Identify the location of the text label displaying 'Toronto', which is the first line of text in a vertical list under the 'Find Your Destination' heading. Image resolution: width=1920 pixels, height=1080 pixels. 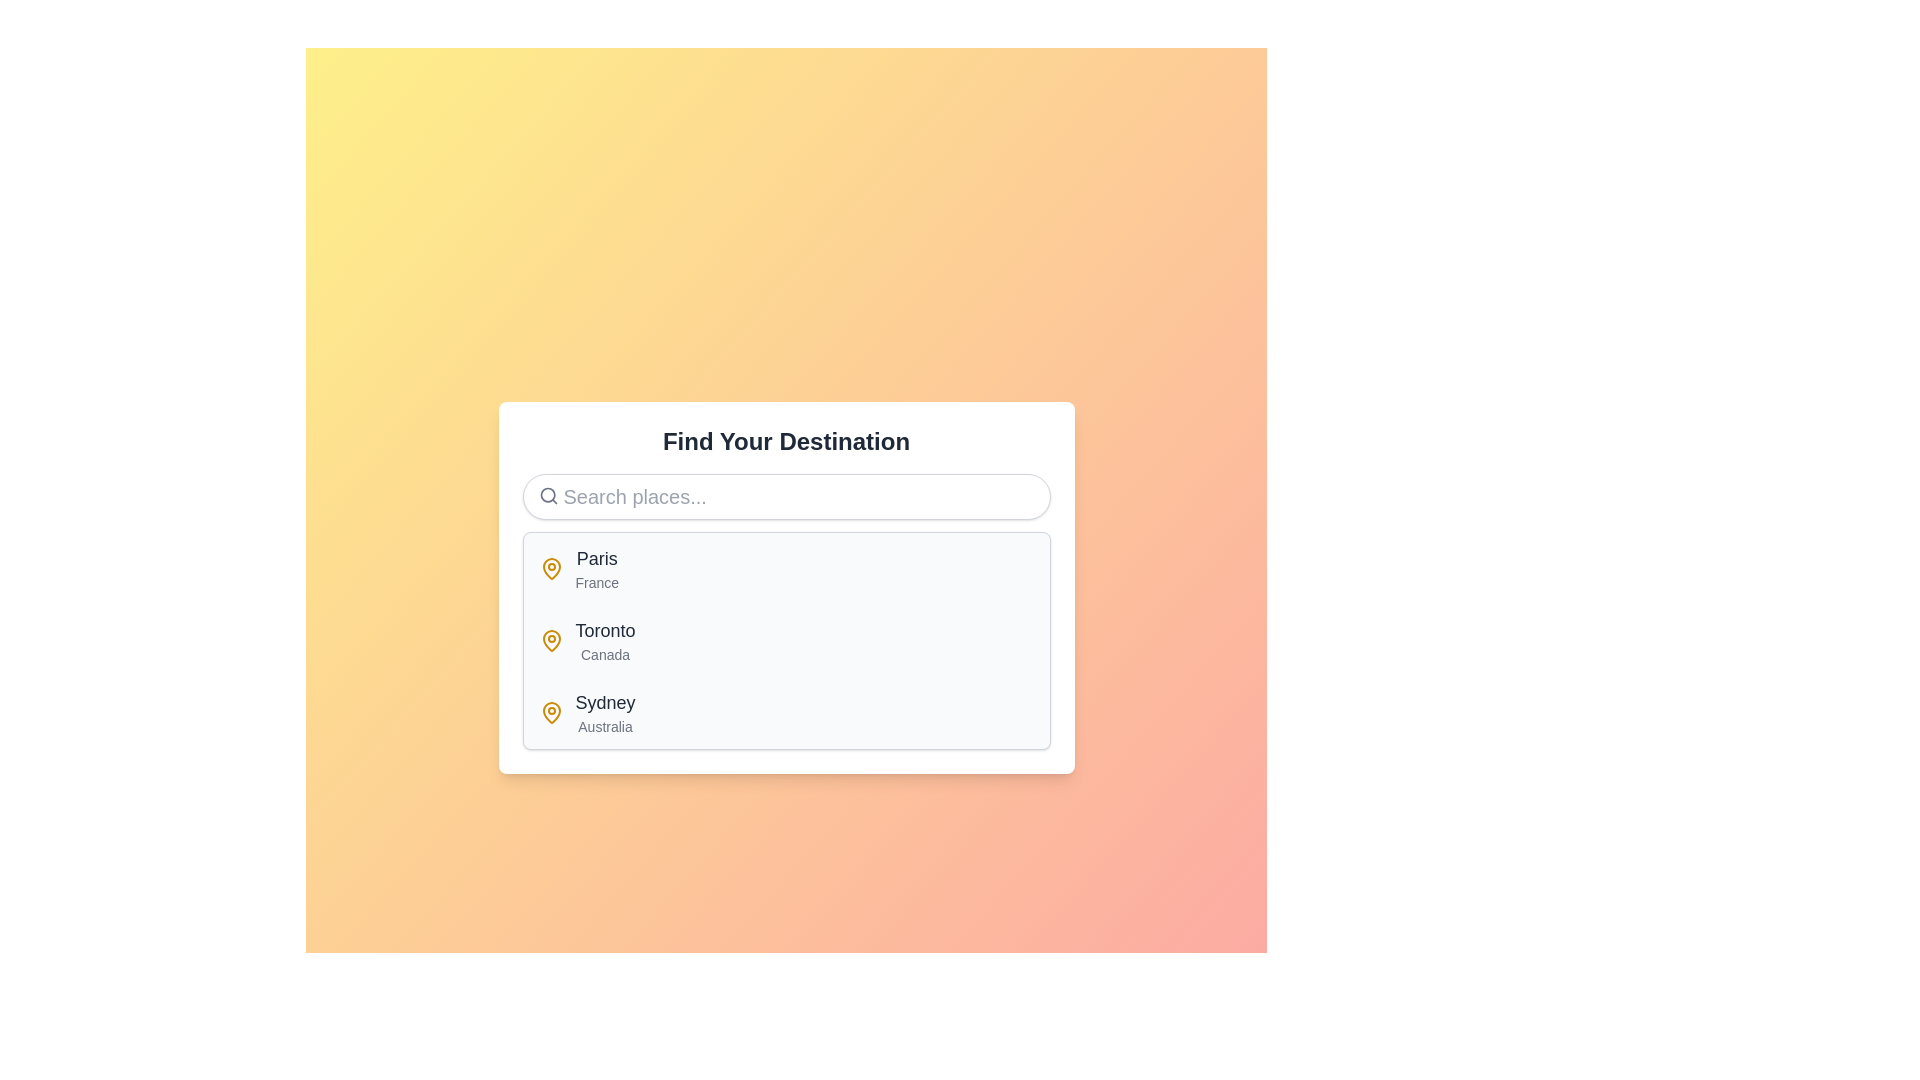
(604, 631).